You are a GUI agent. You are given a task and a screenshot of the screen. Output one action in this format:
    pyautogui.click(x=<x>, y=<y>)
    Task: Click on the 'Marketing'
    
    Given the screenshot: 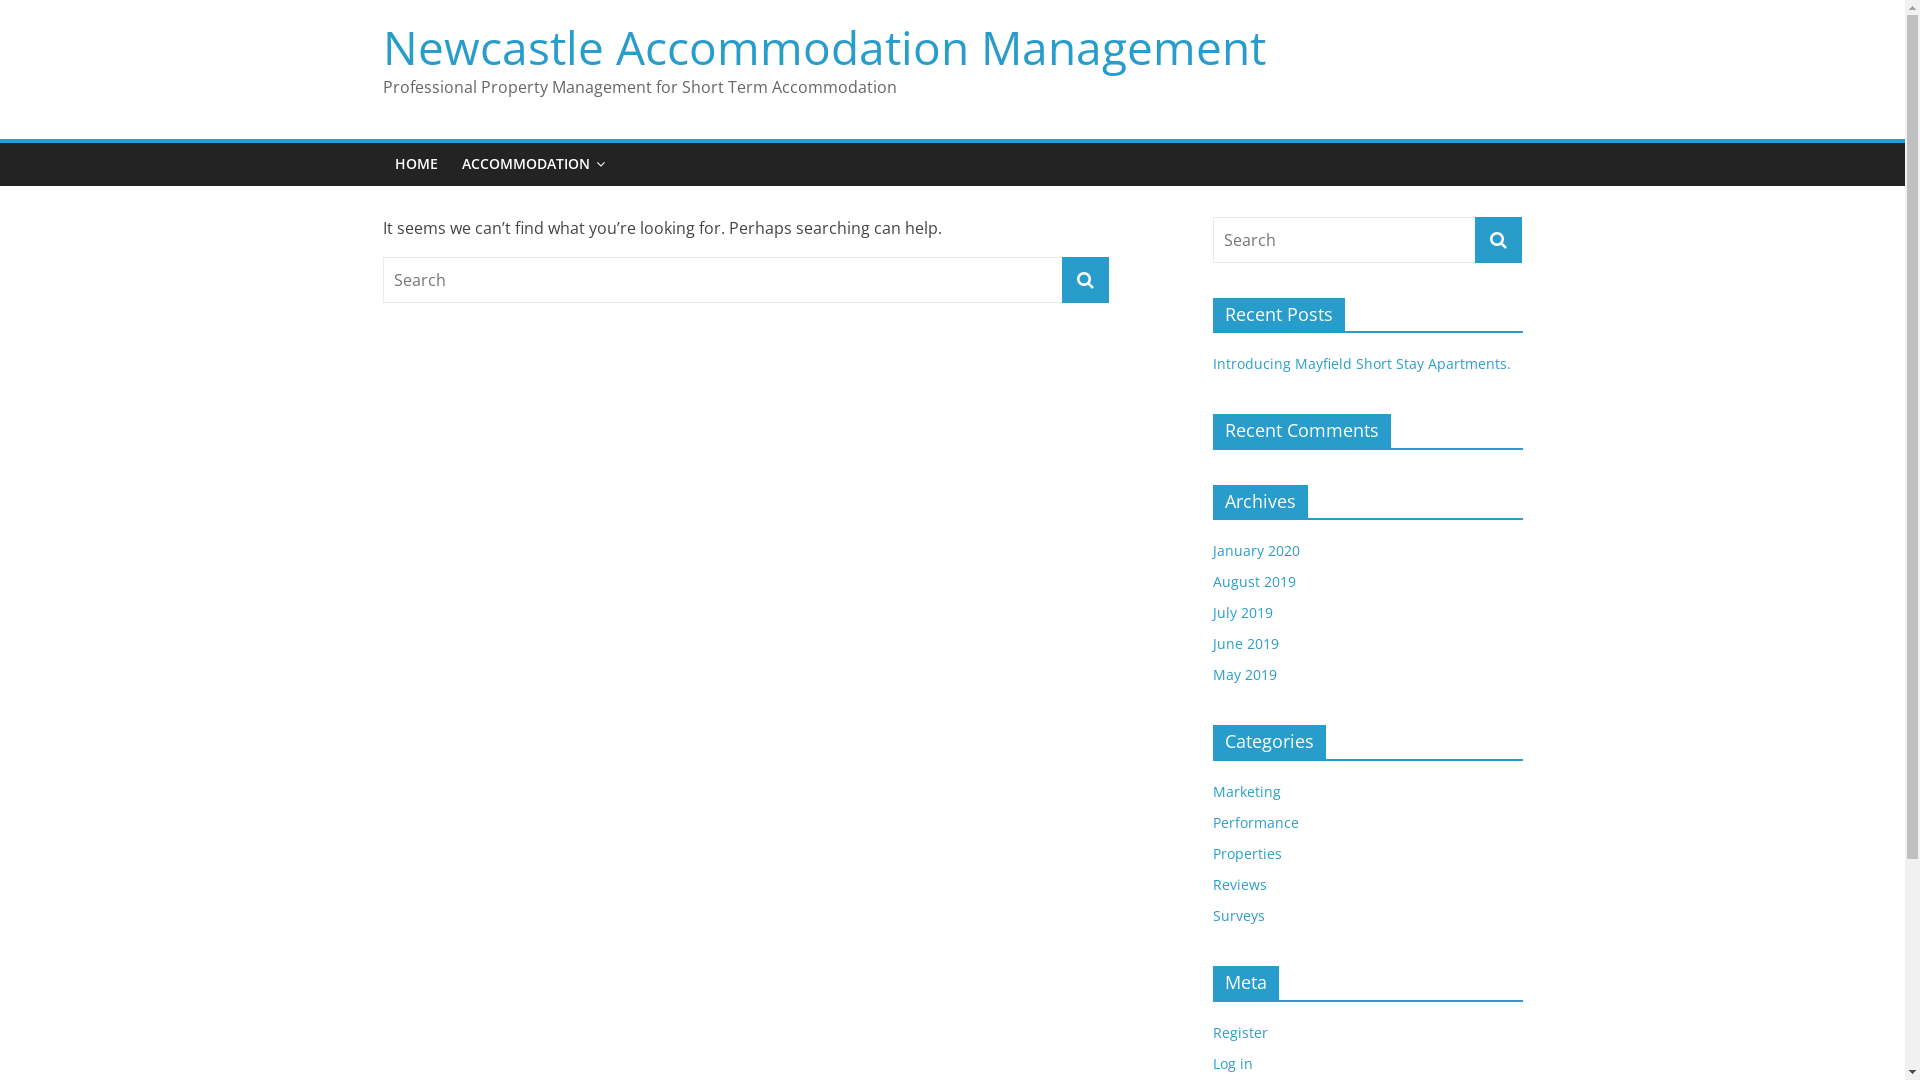 What is the action you would take?
    pyautogui.click(x=1245, y=790)
    